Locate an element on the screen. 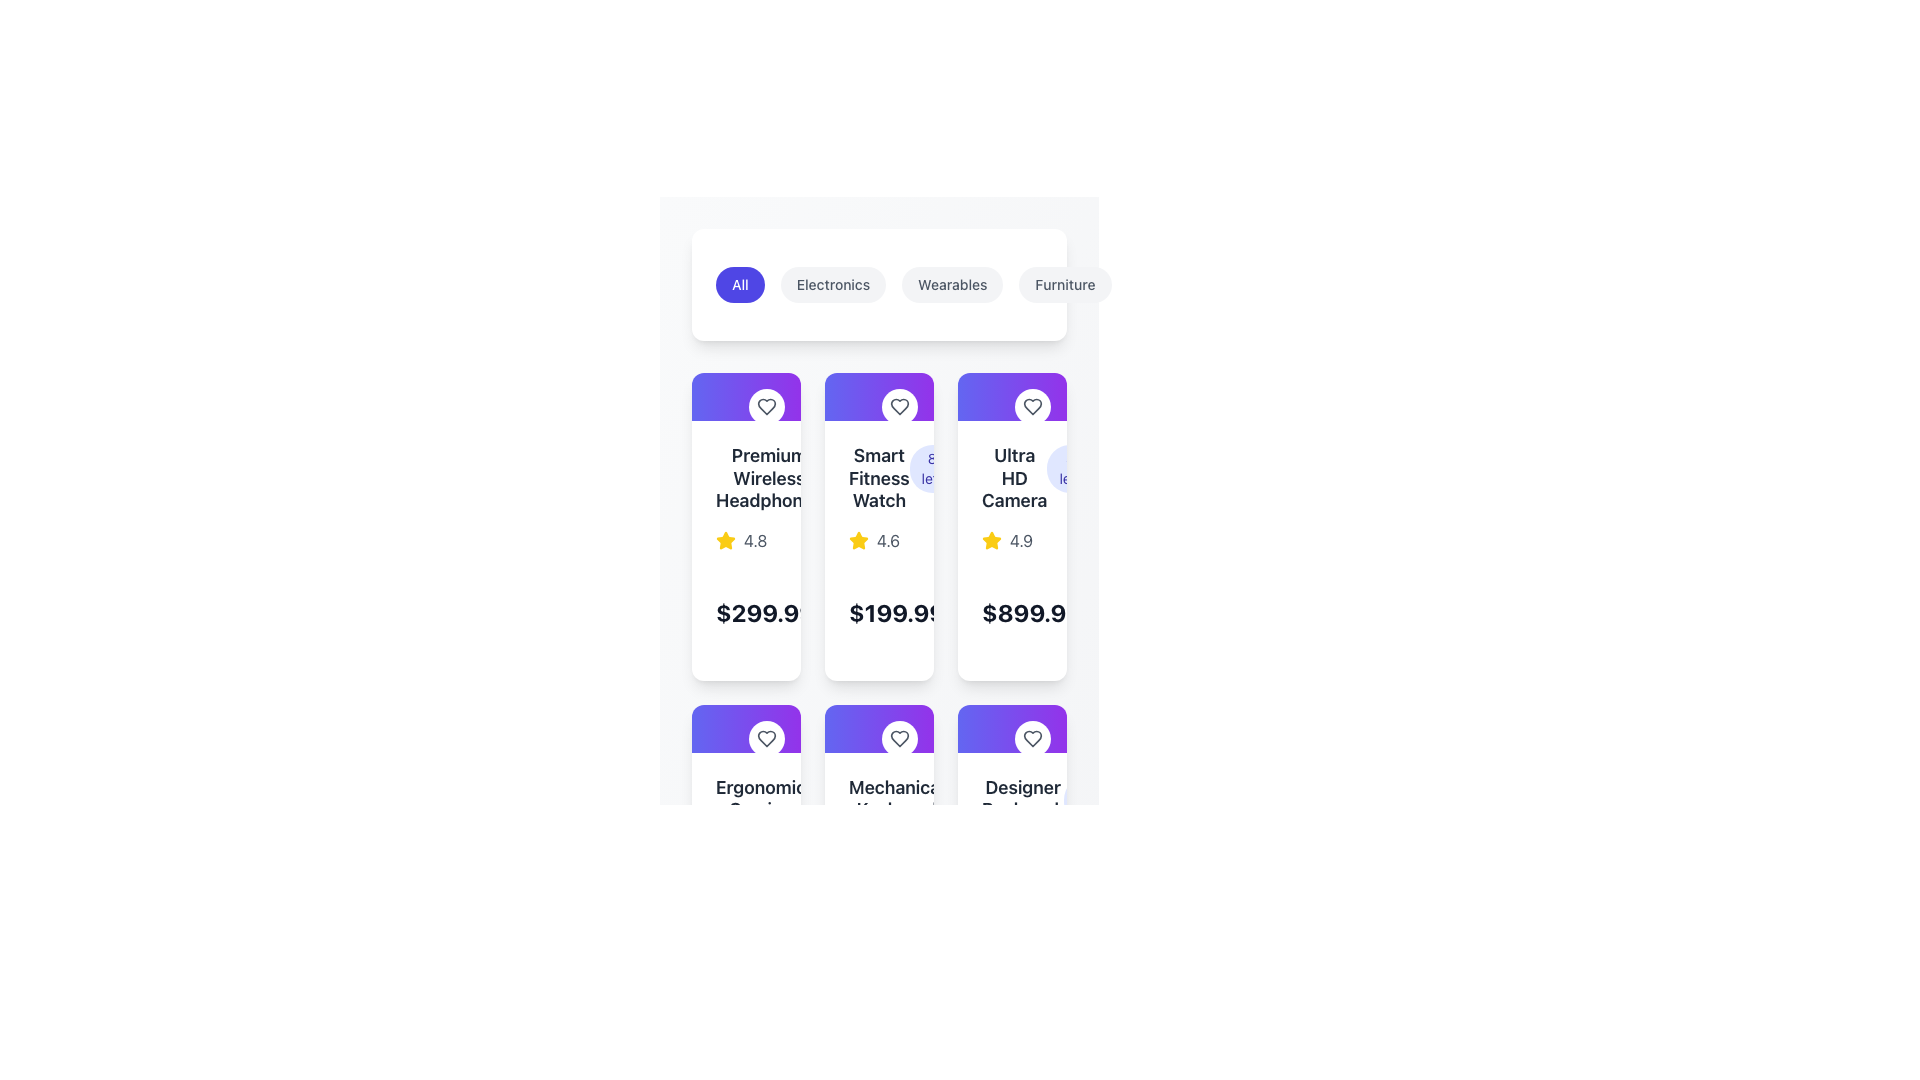 This screenshot has width=1920, height=1080. the price indicator static text element, which is positioned in the third column of a grid layout, aligned to the left above the 'Add to Cart' button is located at coordinates (1032, 611).